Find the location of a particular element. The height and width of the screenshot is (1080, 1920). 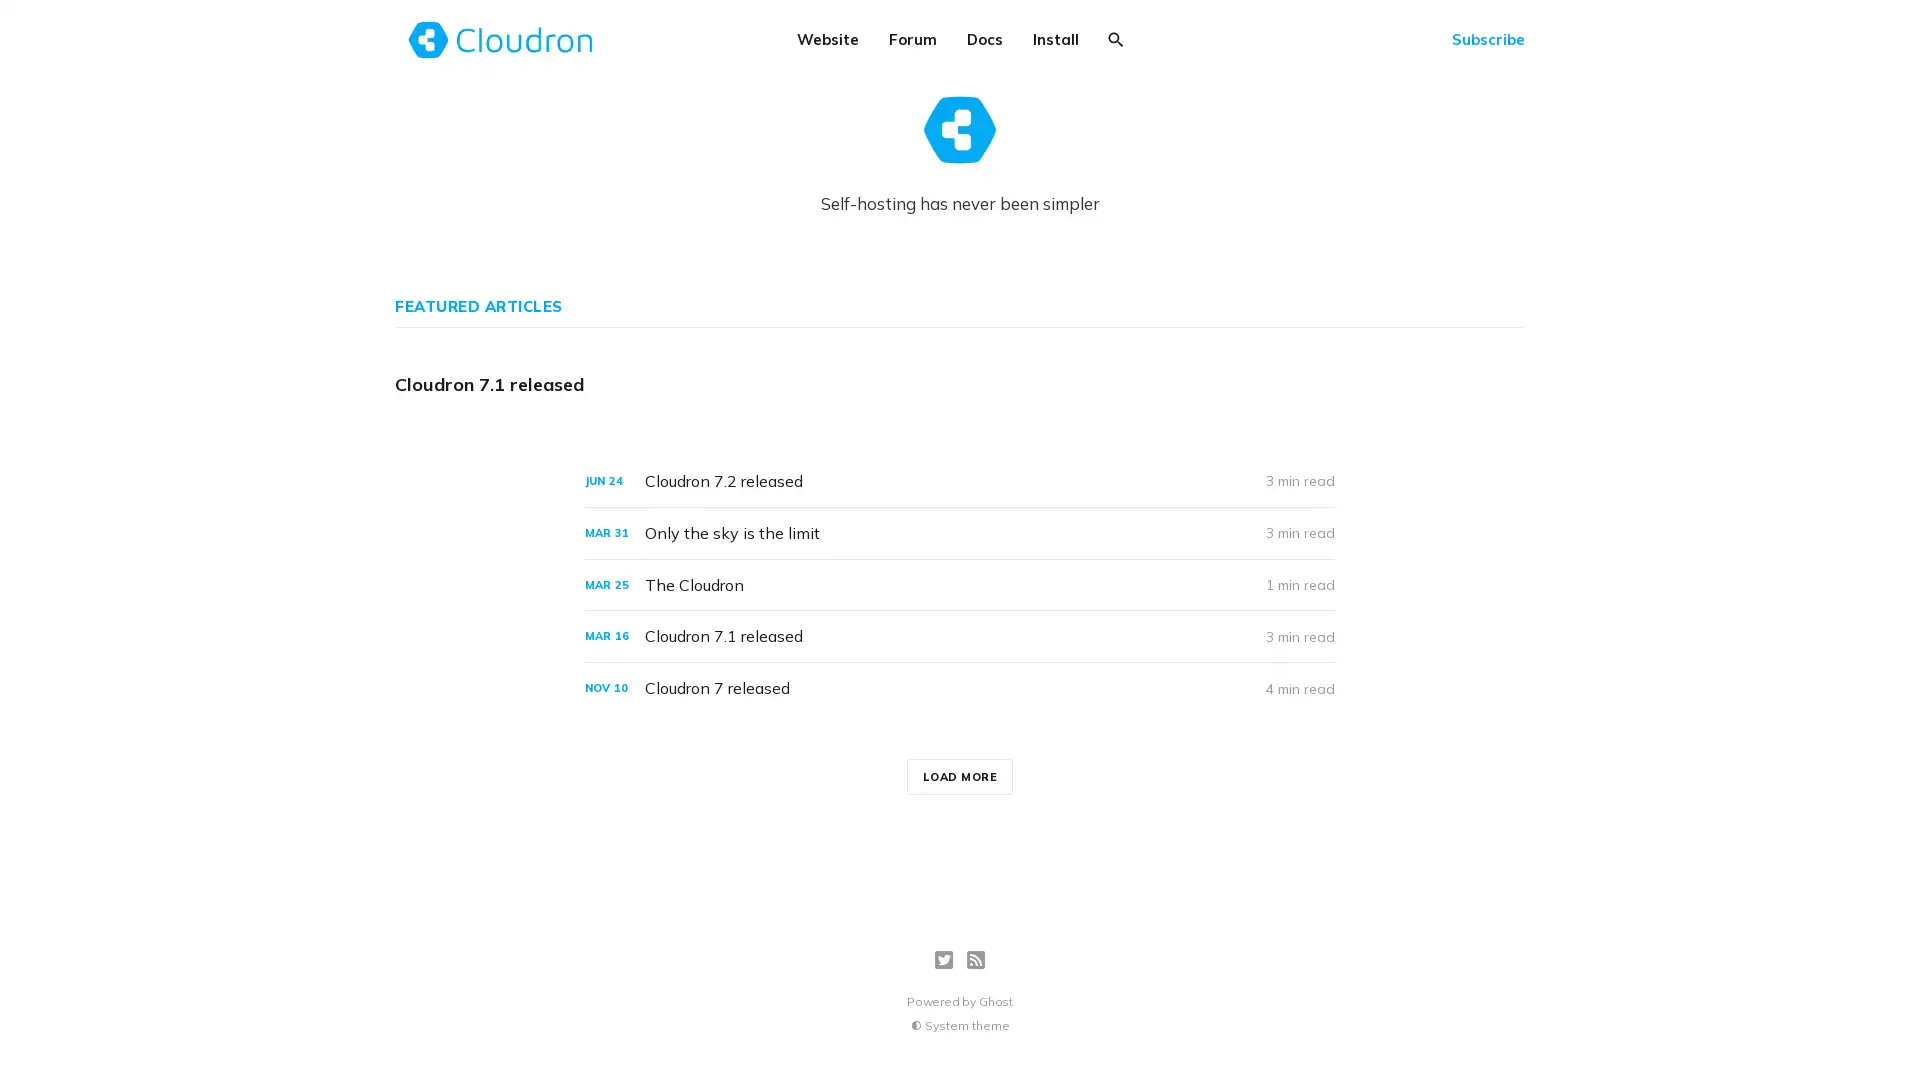

Subscribe is located at coordinates (1488, 39).